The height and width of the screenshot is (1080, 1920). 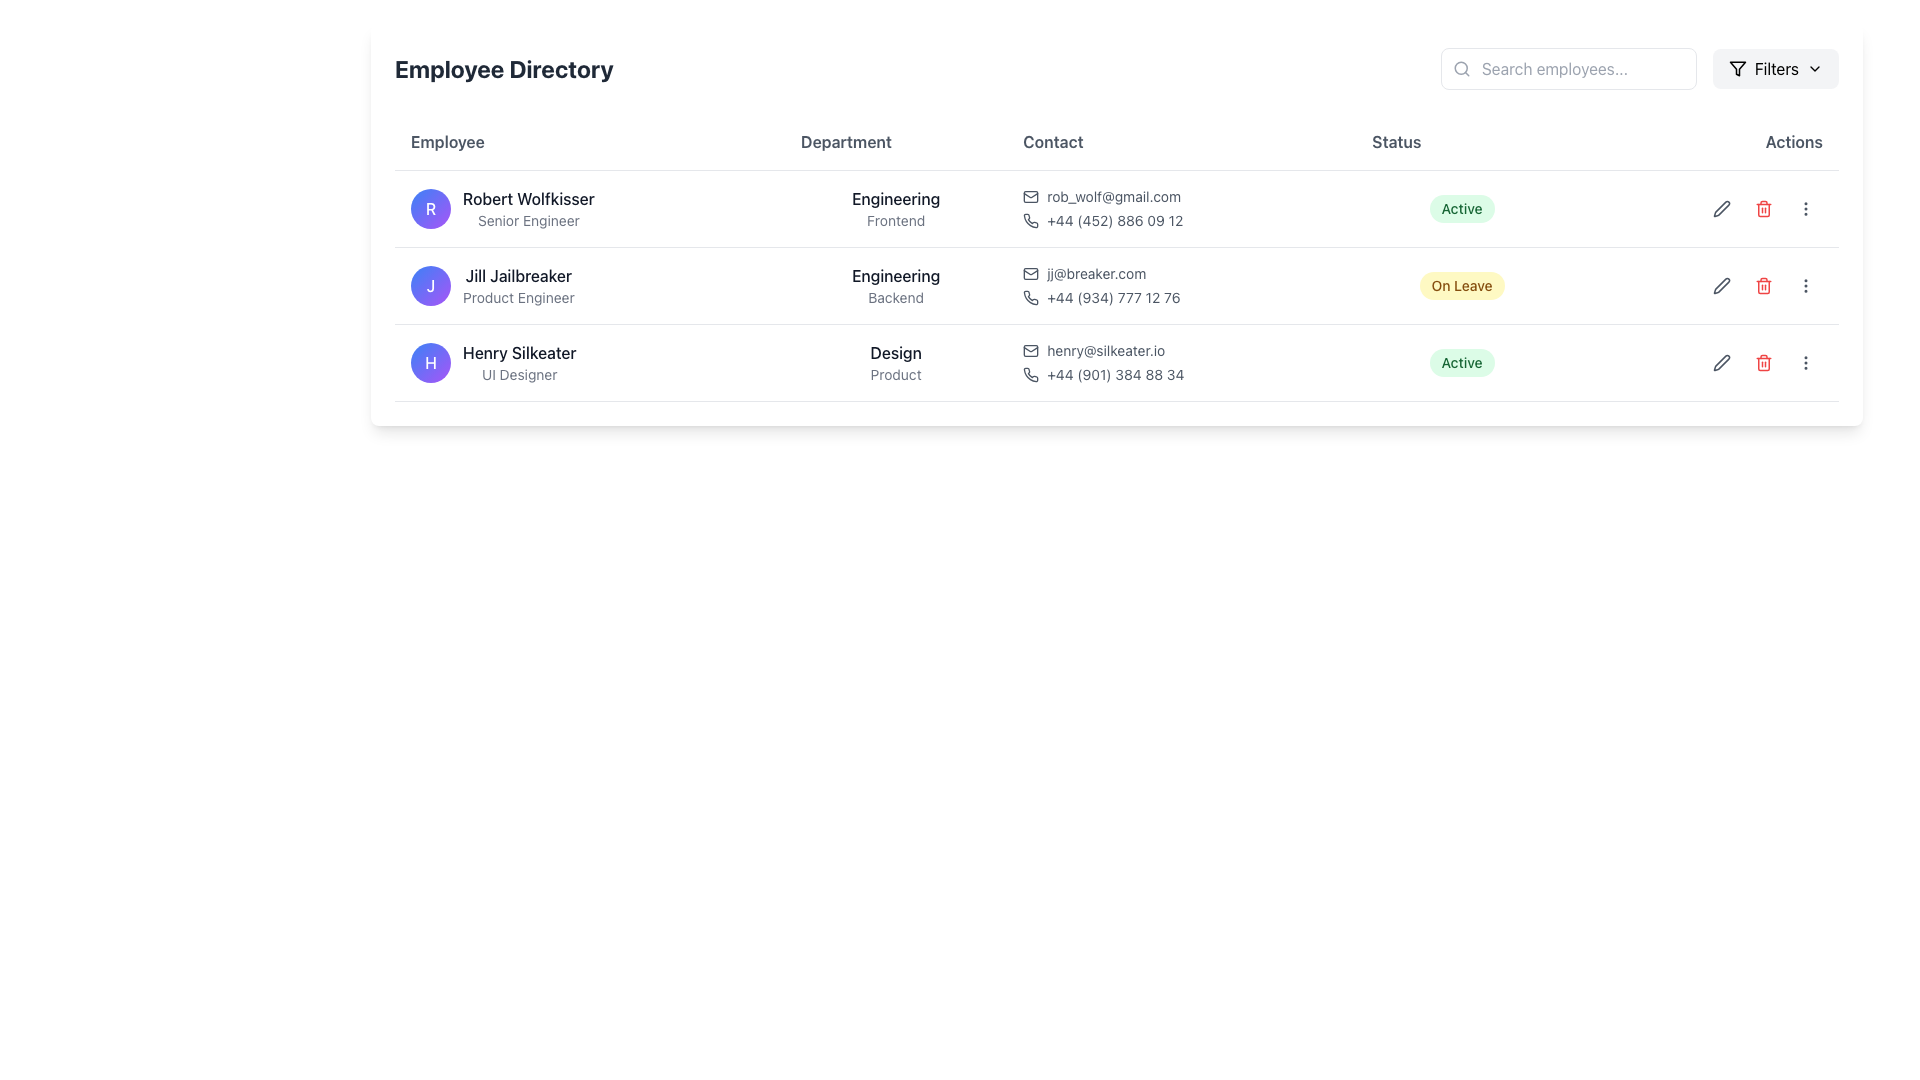 I want to click on the edit icon in the action panel for the 'Henry Silkeater' entry, which is located in the rightmost column of the last row of the table, so click(x=1702, y=362).